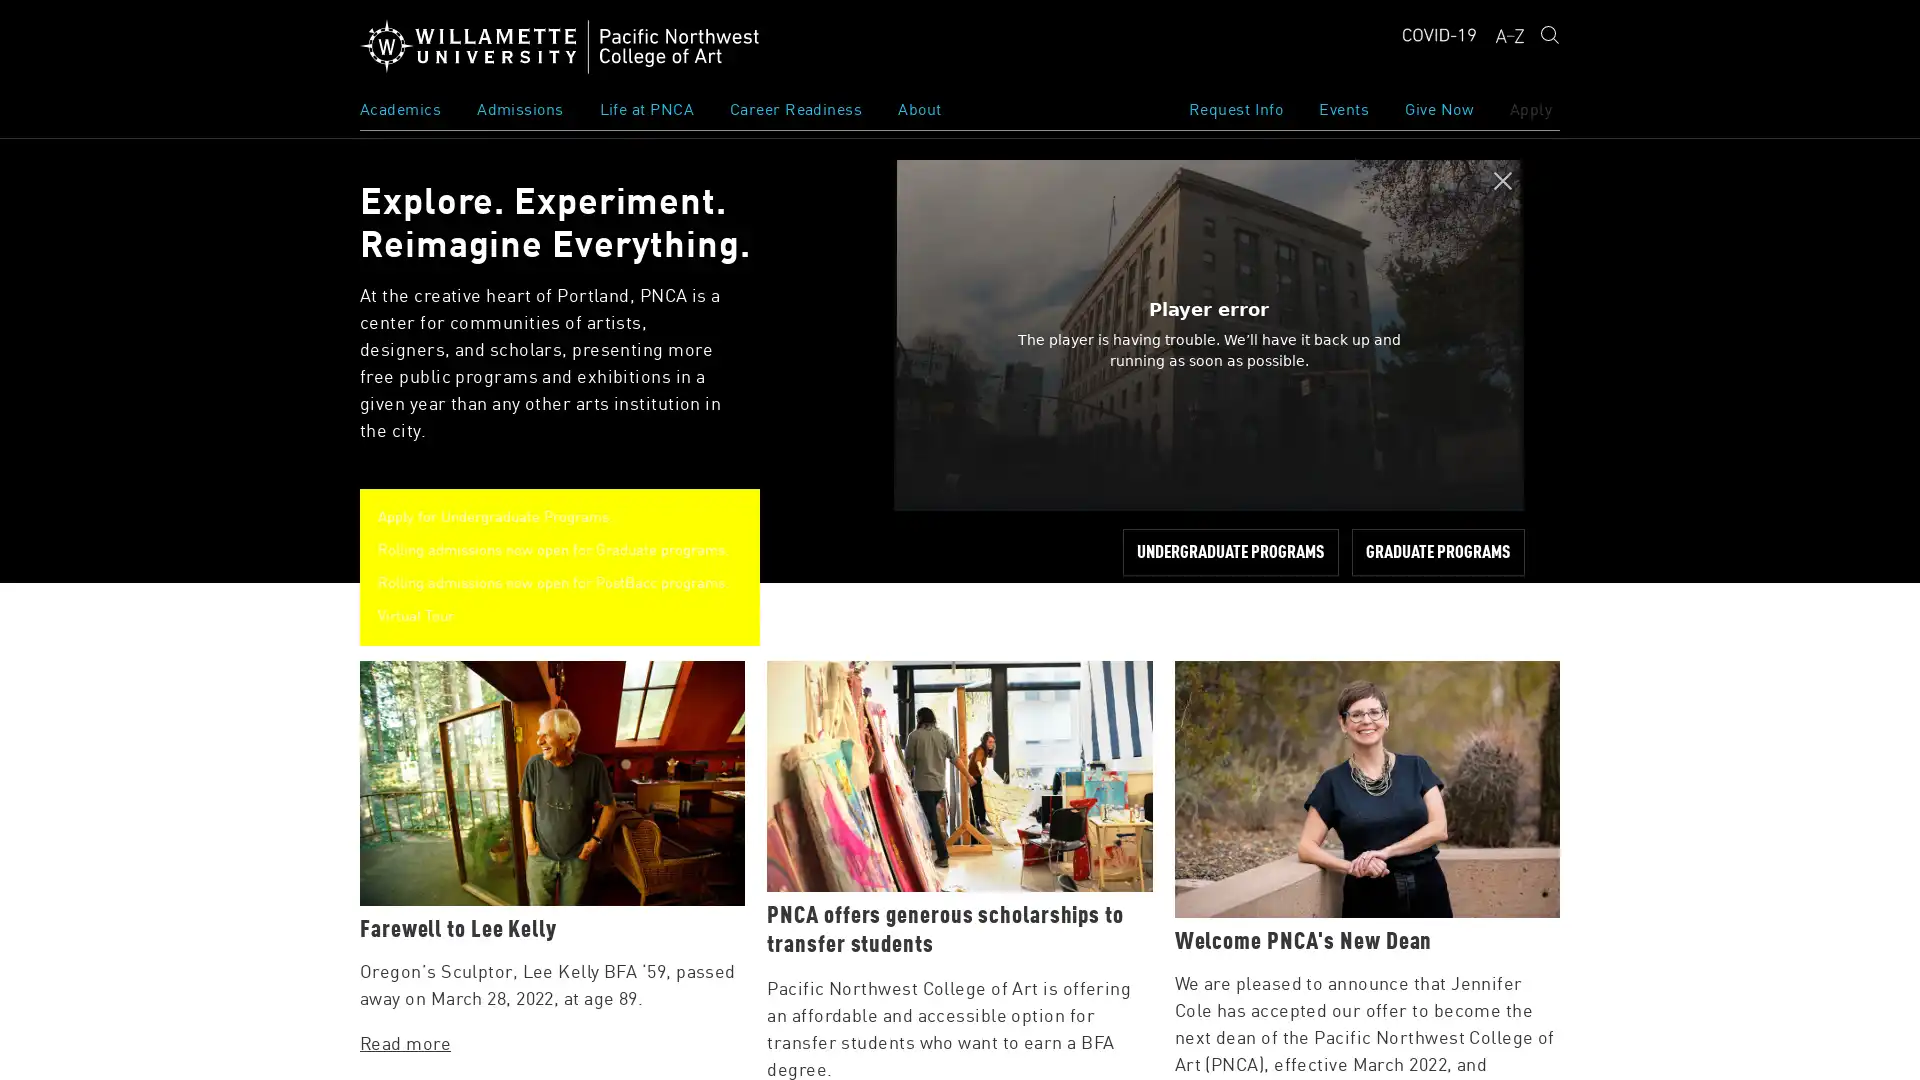  I want to click on Submit search, so click(1810, 35).